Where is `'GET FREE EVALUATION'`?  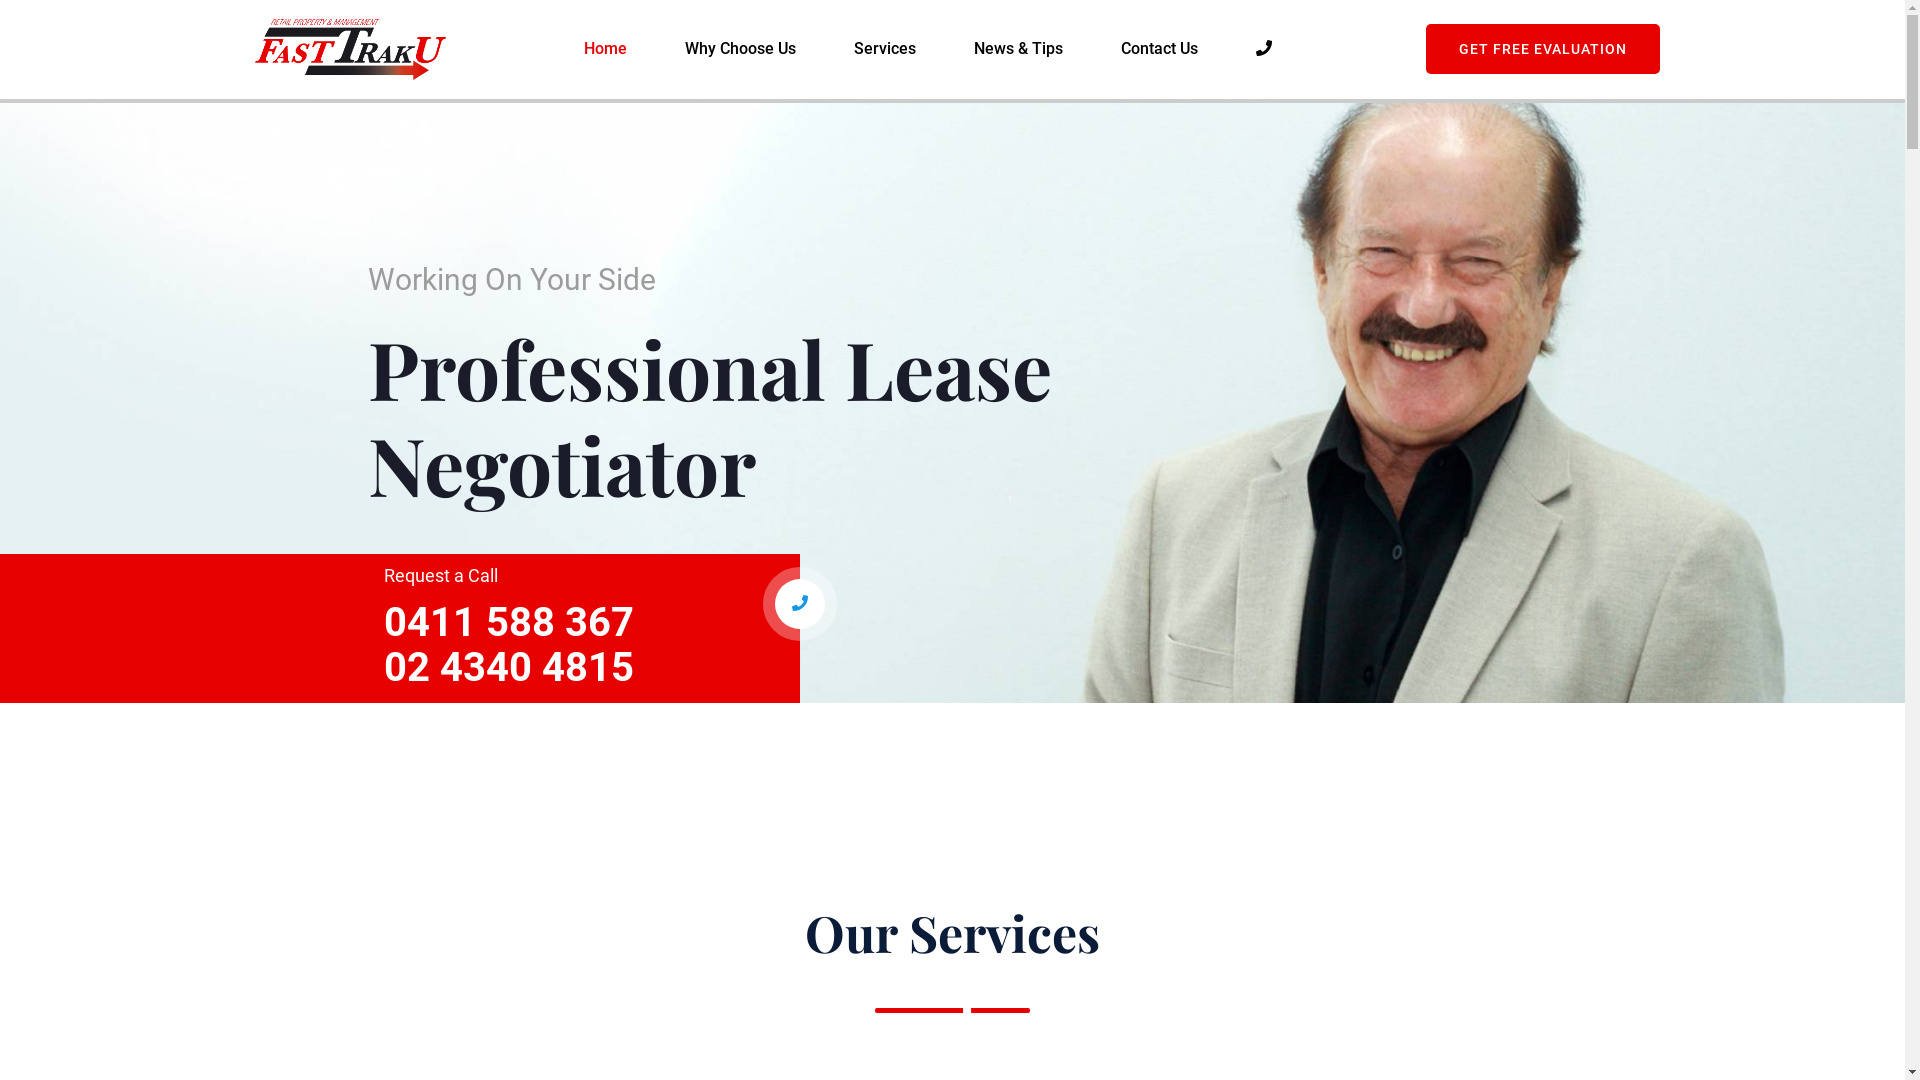 'GET FREE EVALUATION' is located at coordinates (1541, 48).